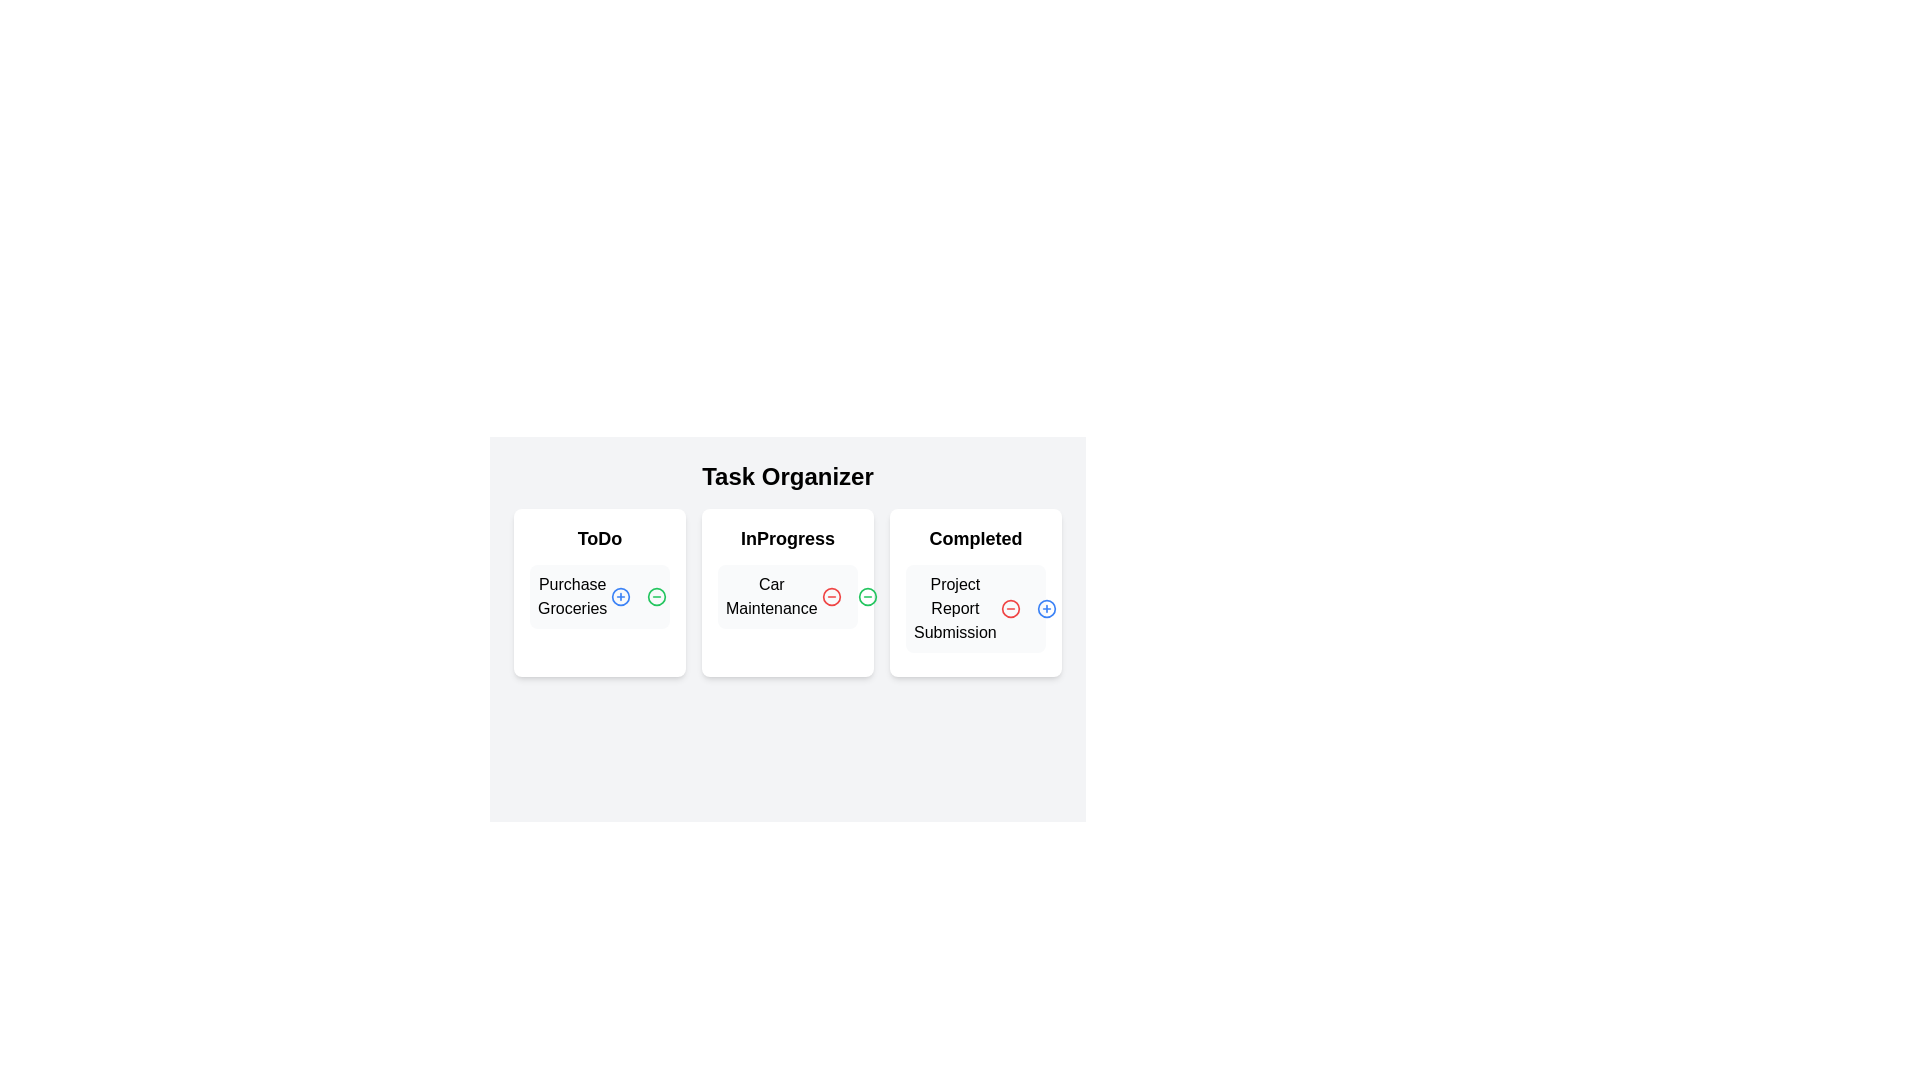 The width and height of the screenshot is (1920, 1080). Describe the element at coordinates (786, 538) in the screenshot. I see `the category header InProgress to focus on the corresponding category` at that location.